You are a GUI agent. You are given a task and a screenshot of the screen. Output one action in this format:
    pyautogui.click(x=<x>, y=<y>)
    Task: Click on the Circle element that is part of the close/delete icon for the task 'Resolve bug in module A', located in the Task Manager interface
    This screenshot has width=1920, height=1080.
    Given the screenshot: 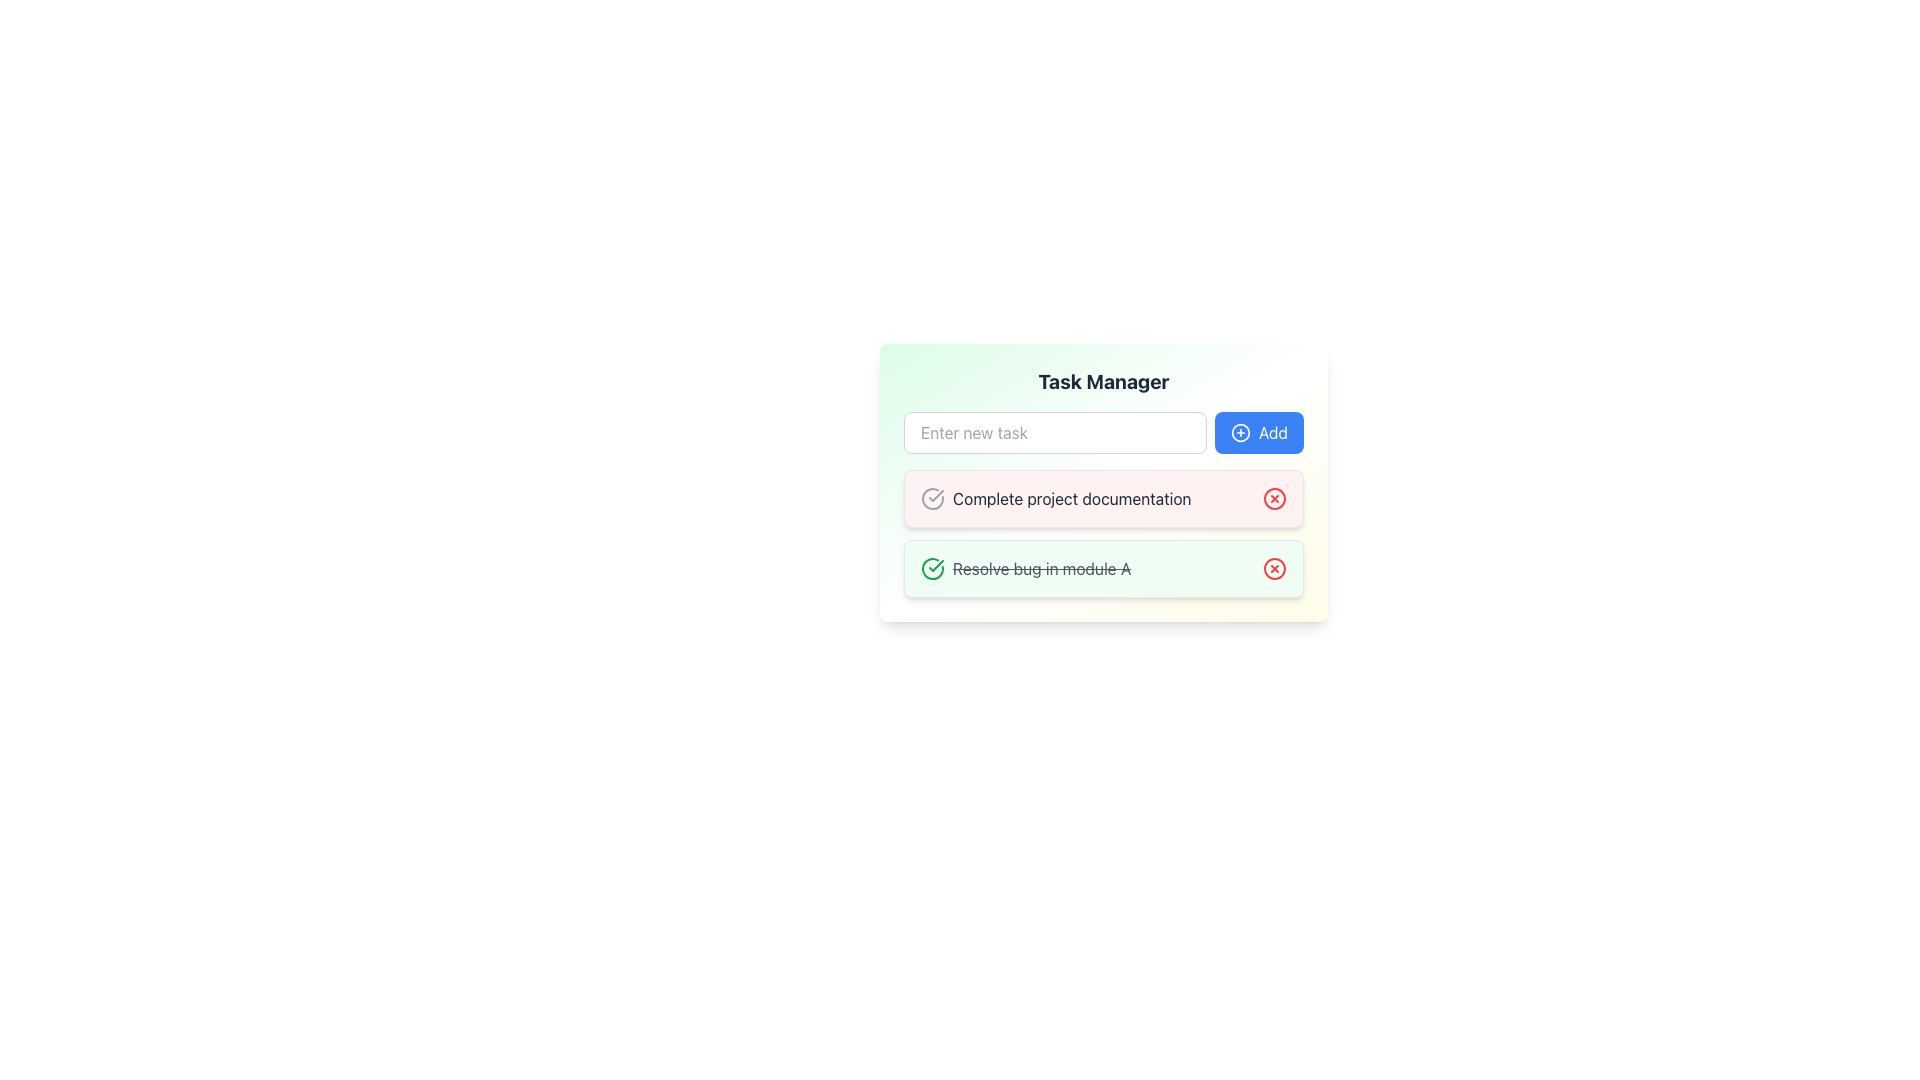 What is the action you would take?
    pyautogui.click(x=1274, y=569)
    